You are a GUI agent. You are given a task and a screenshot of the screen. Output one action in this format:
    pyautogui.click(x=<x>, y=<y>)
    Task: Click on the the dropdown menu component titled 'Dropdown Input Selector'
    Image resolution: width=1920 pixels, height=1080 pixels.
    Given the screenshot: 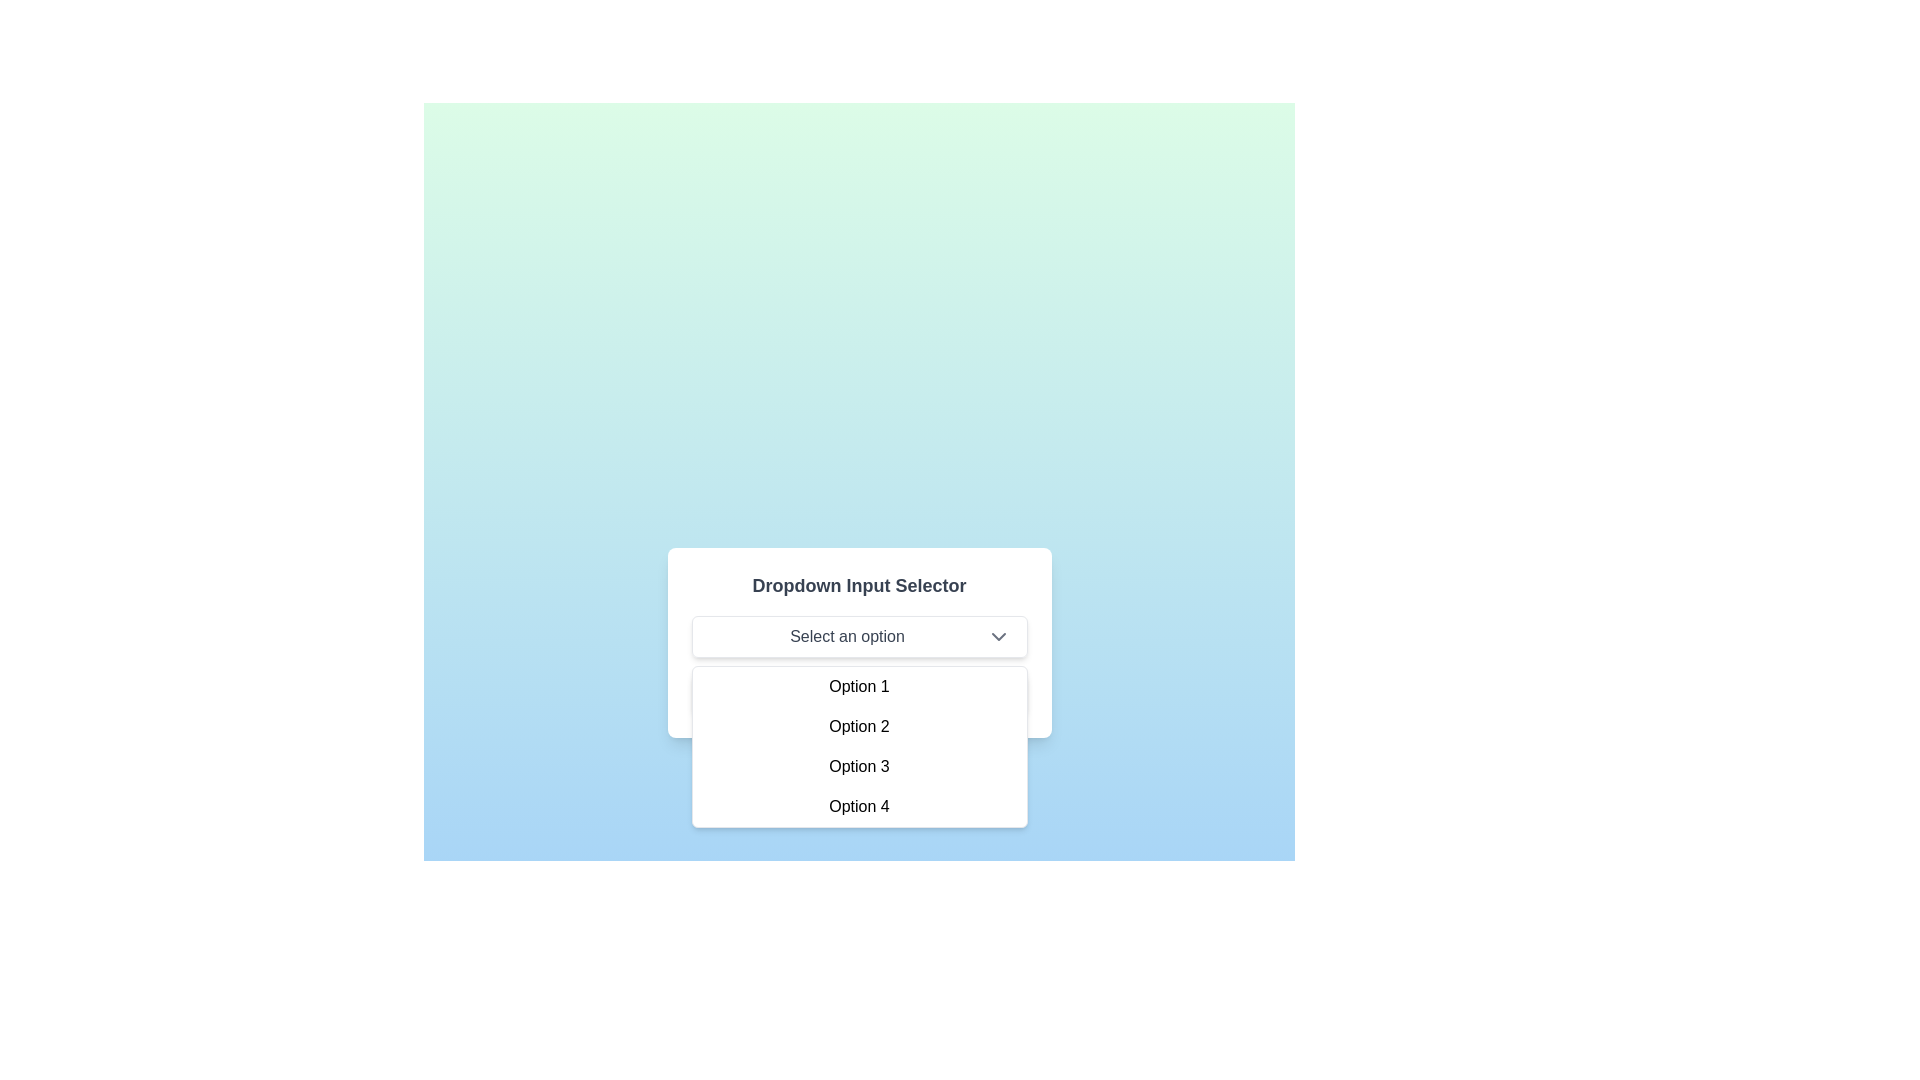 What is the action you would take?
    pyautogui.click(x=859, y=643)
    